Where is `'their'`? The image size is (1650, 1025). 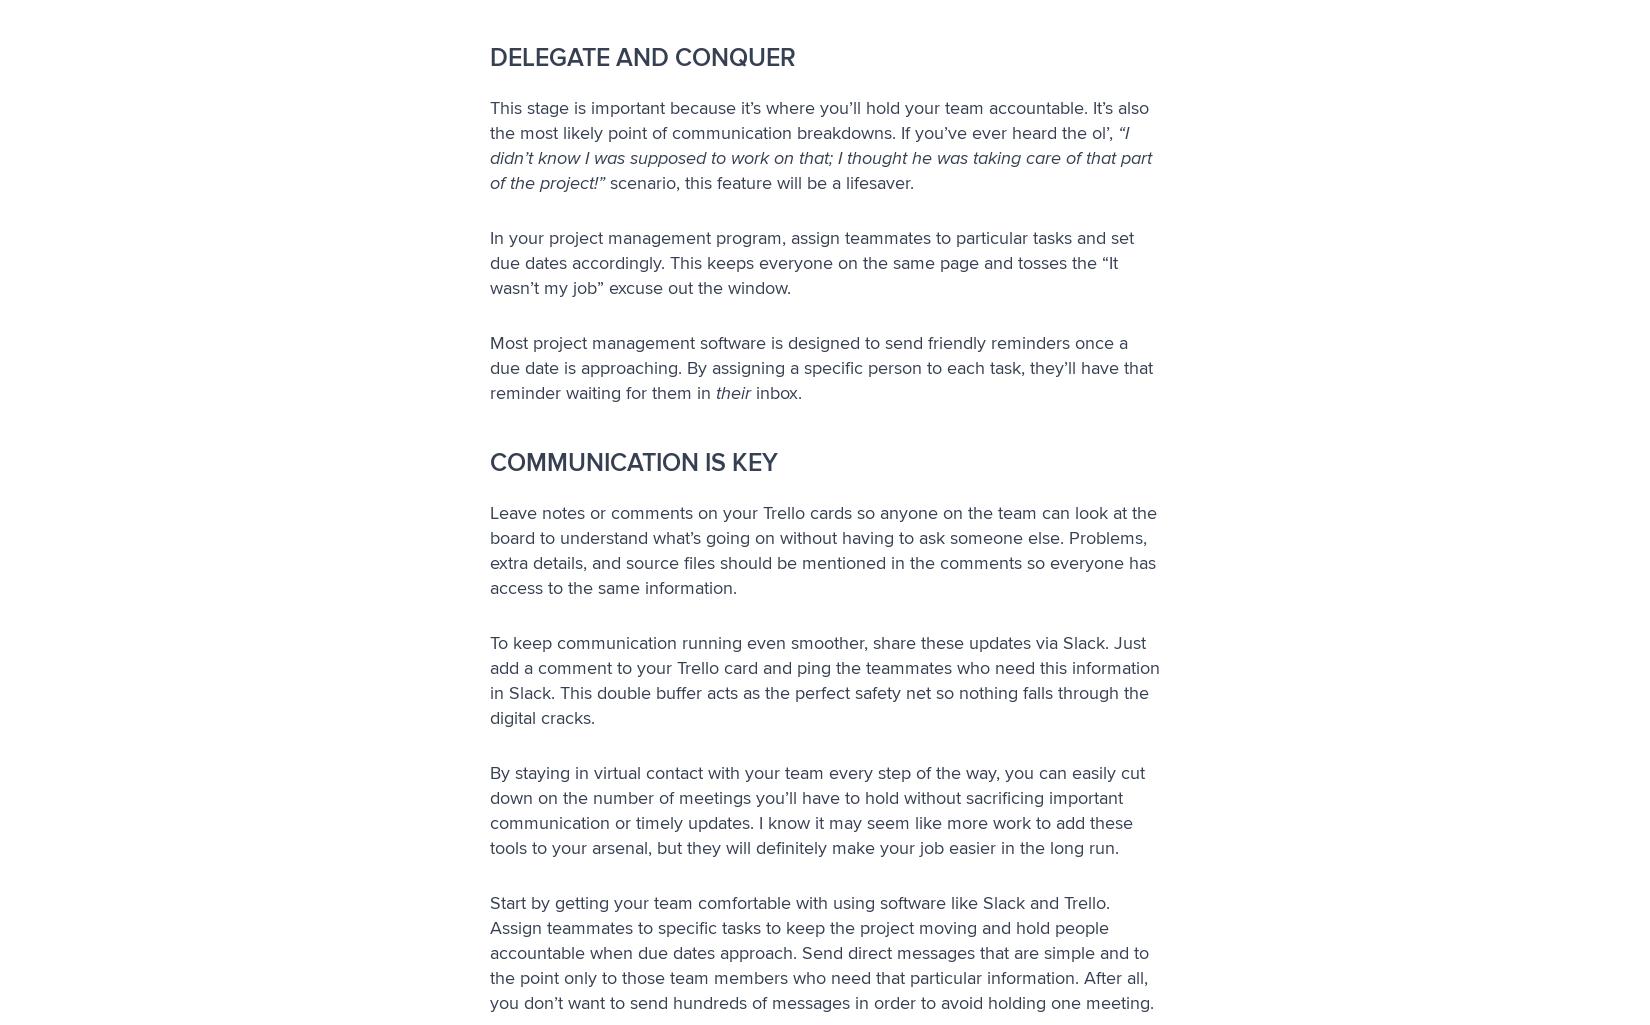
'their' is located at coordinates (732, 392).